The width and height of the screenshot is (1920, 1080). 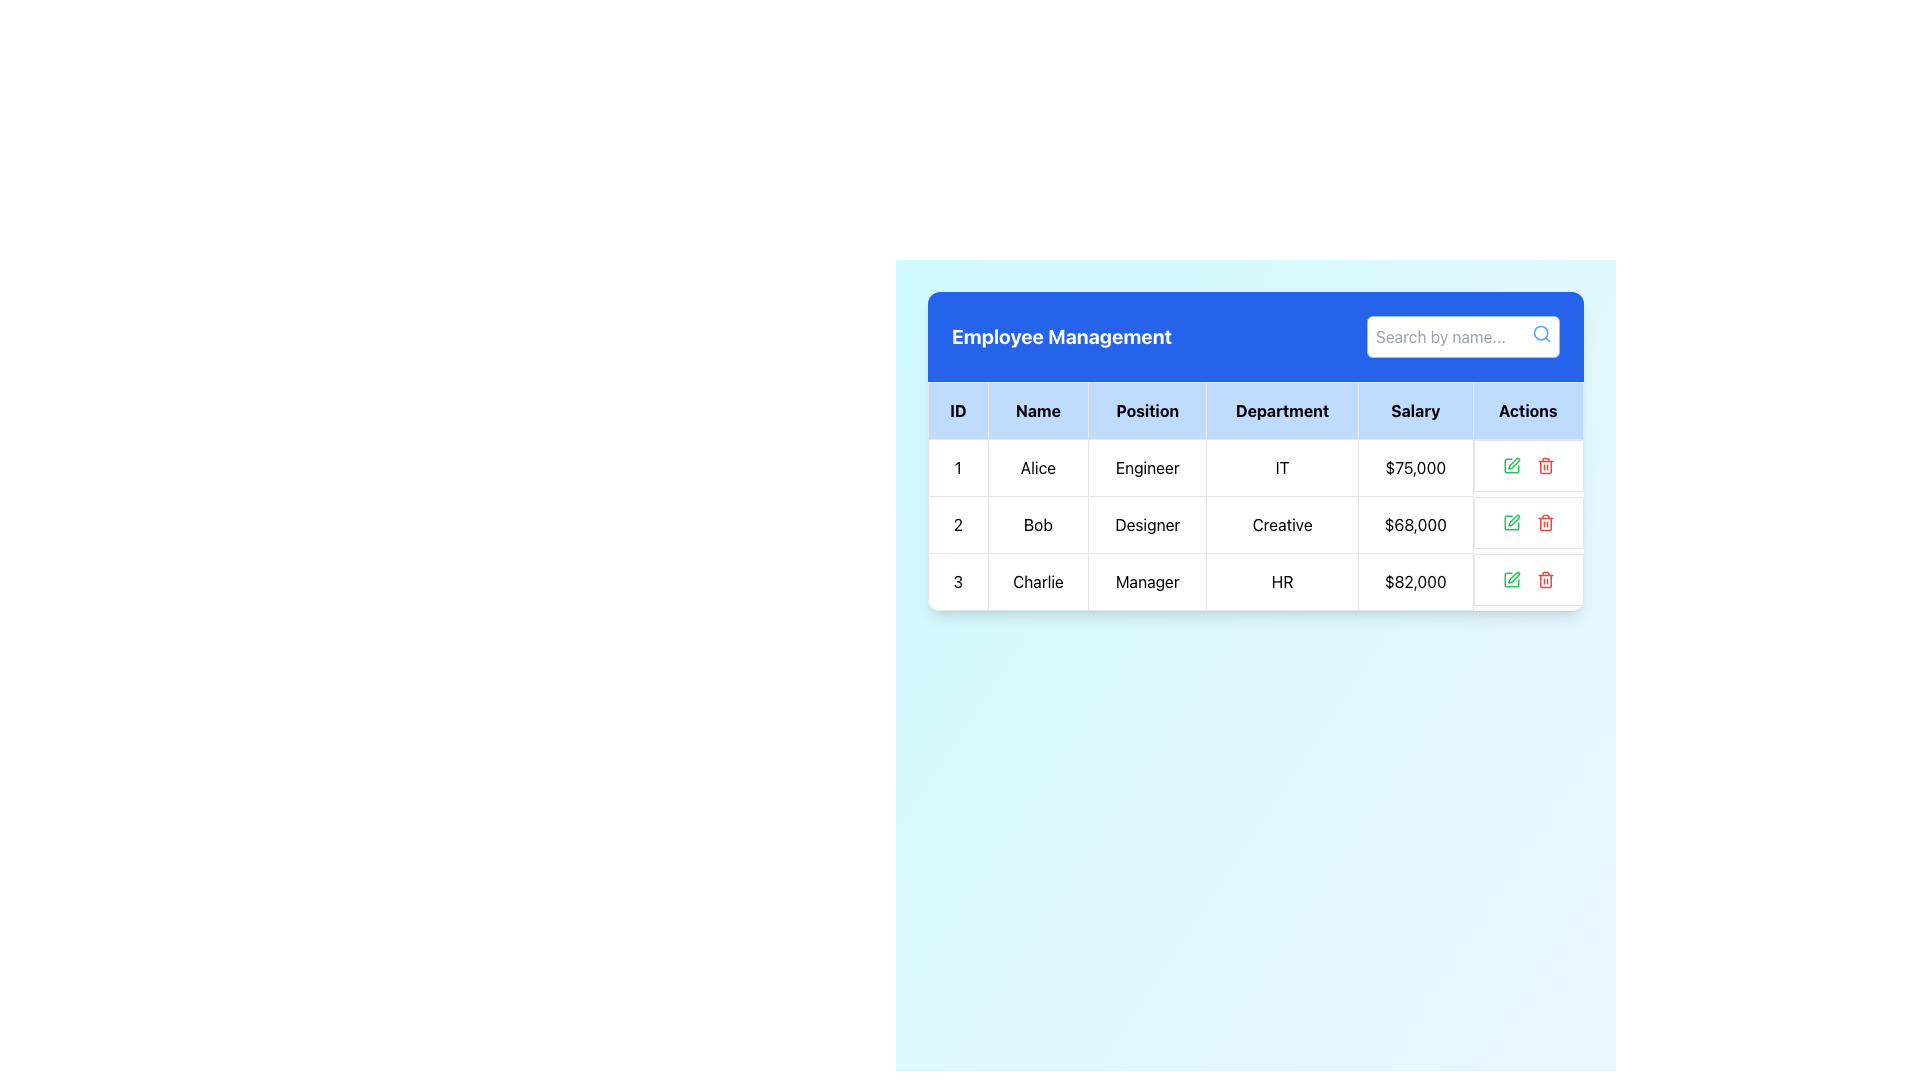 What do you see at coordinates (1282, 523) in the screenshot?
I see `the text label displaying 'Creative' which is centrally aligned in the 'Department' column of the second row in the tabular layout` at bounding box center [1282, 523].